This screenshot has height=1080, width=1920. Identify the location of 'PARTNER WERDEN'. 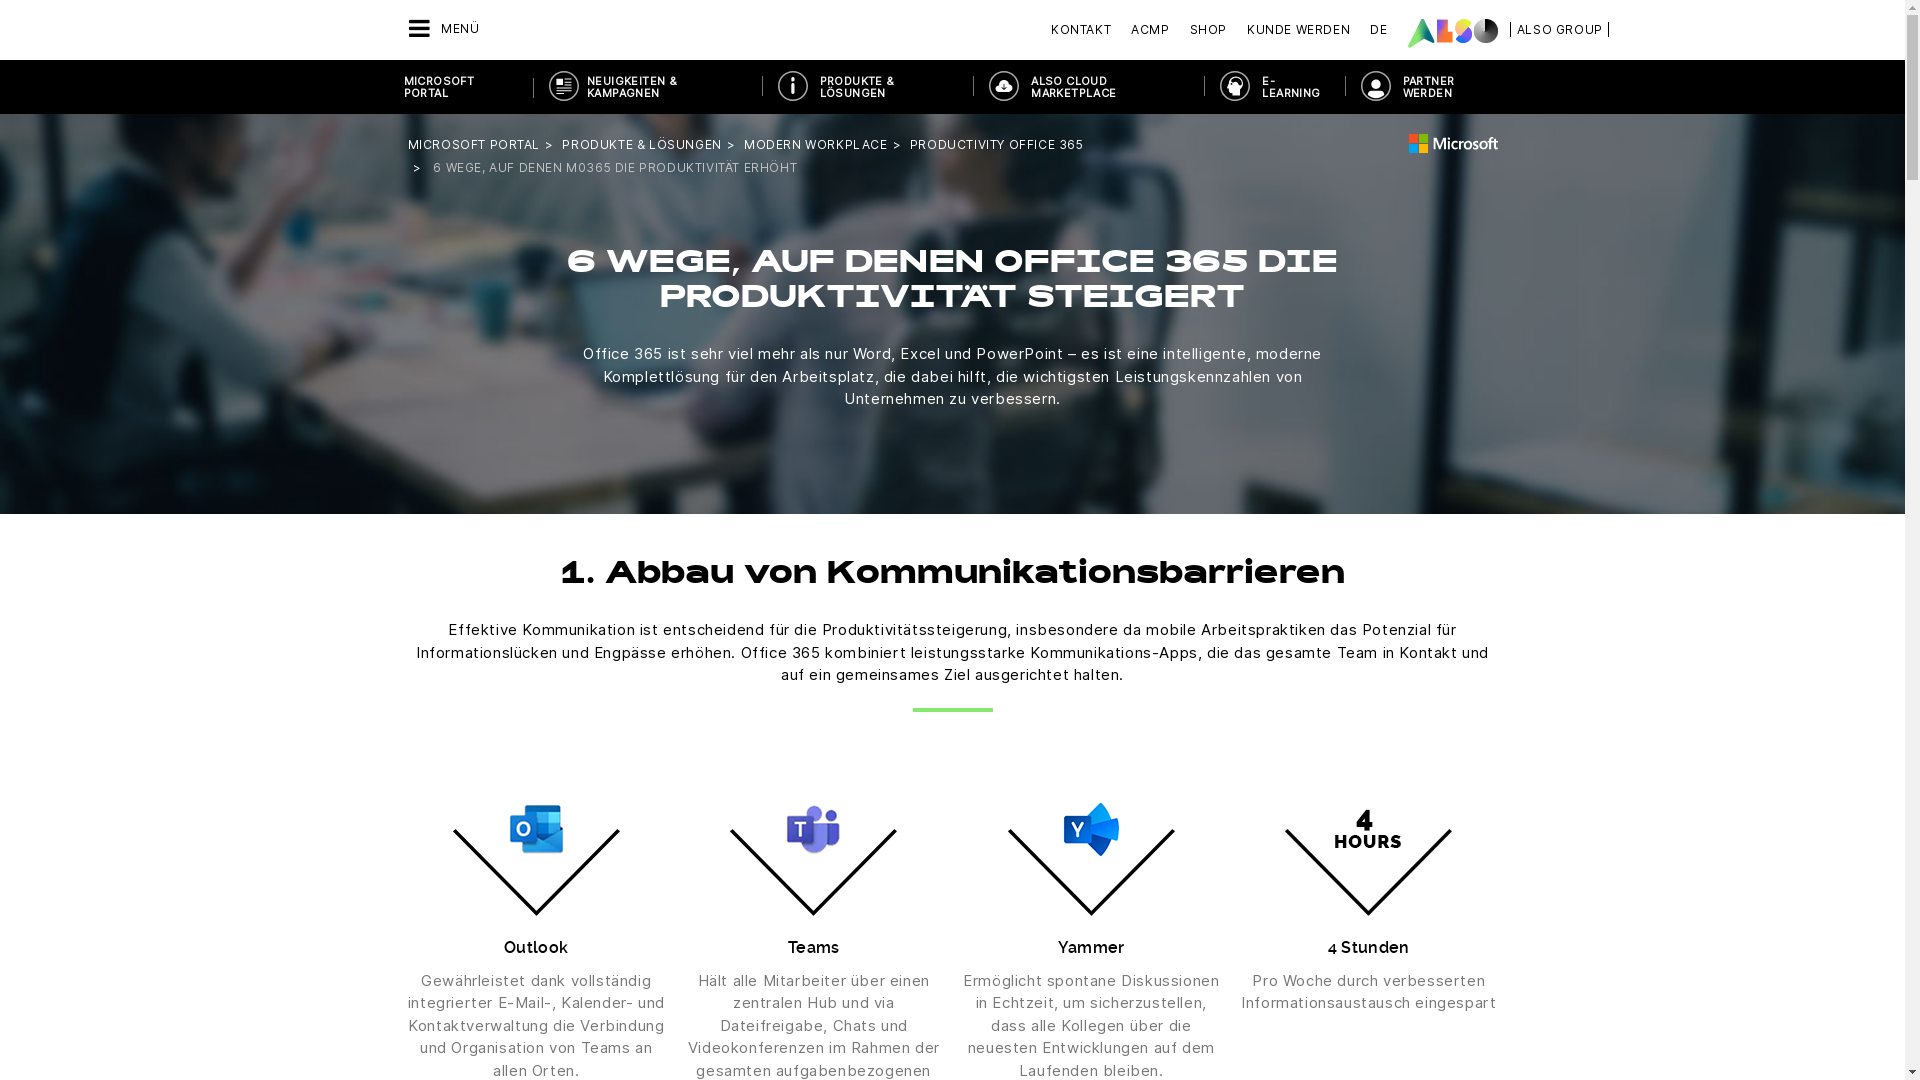
(1430, 86).